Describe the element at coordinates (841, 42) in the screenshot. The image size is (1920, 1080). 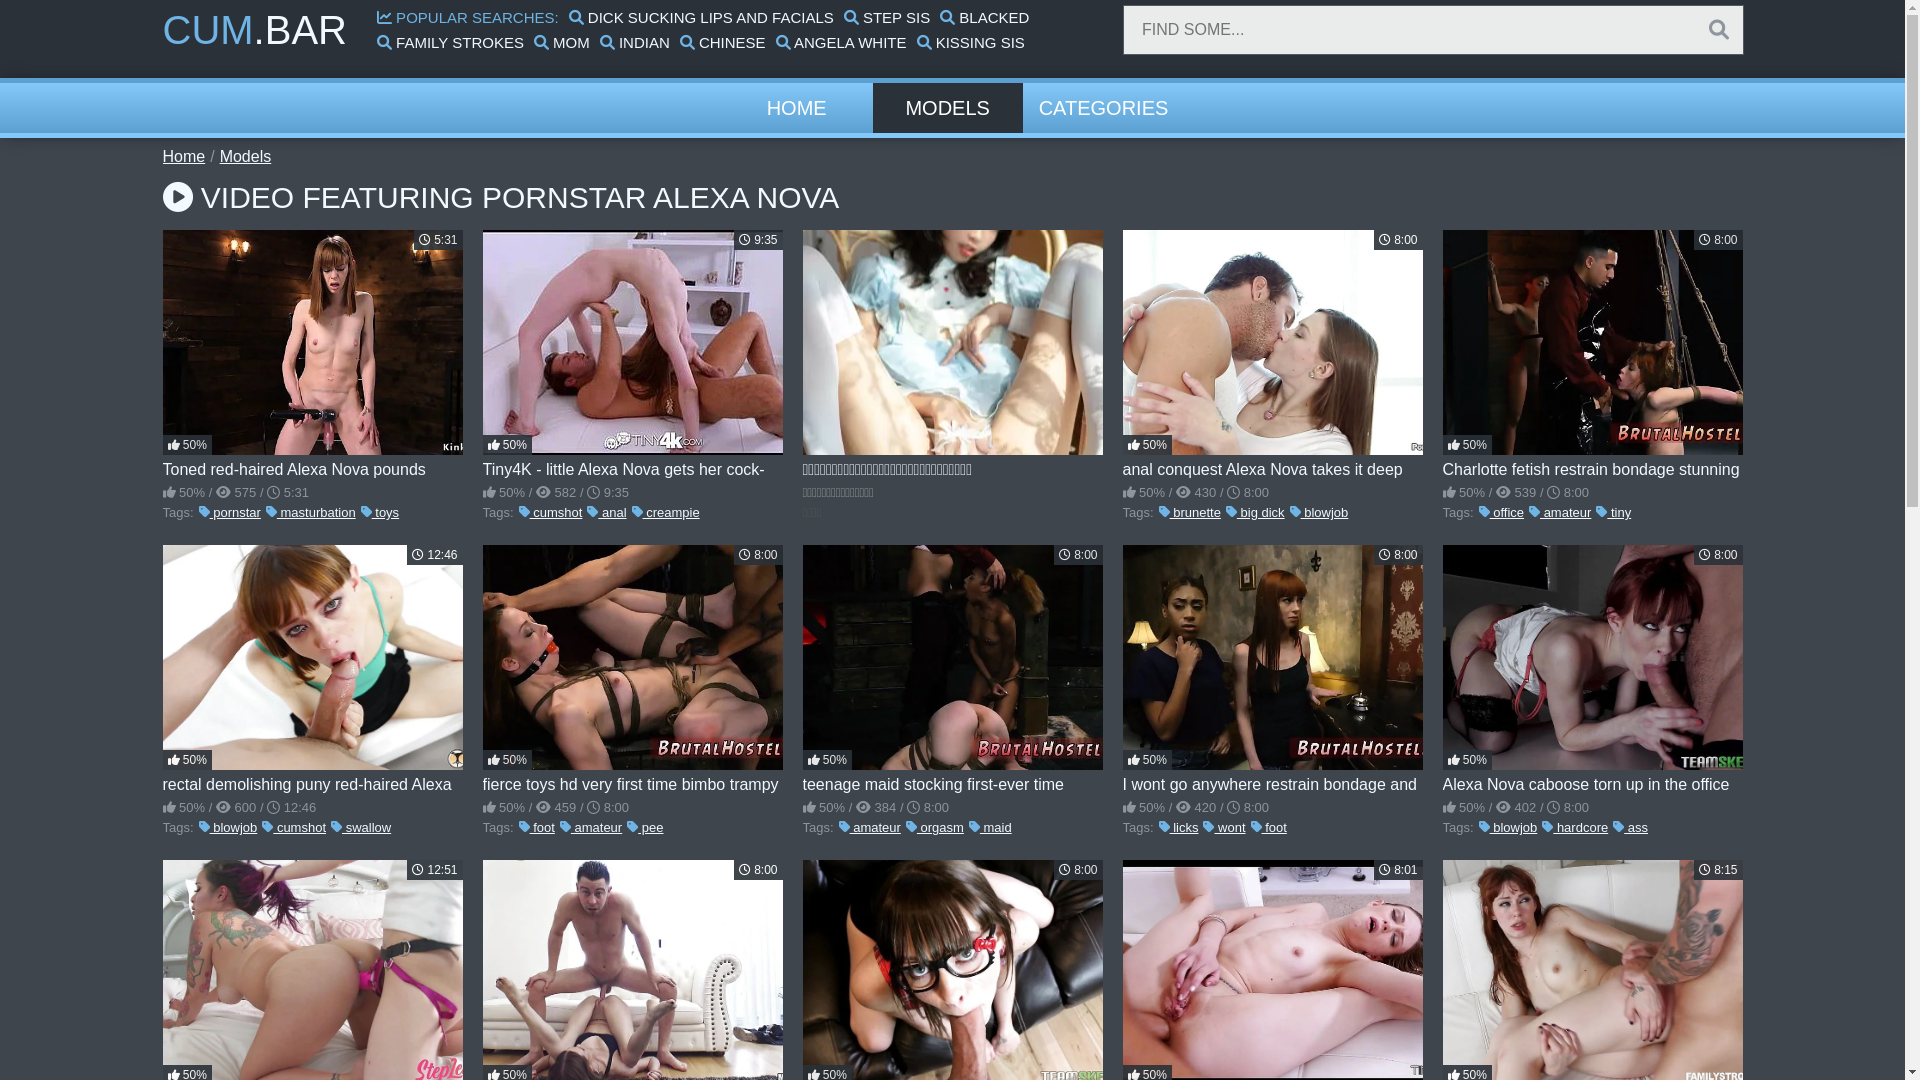
I see `'ANGELA WHITE'` at that location.